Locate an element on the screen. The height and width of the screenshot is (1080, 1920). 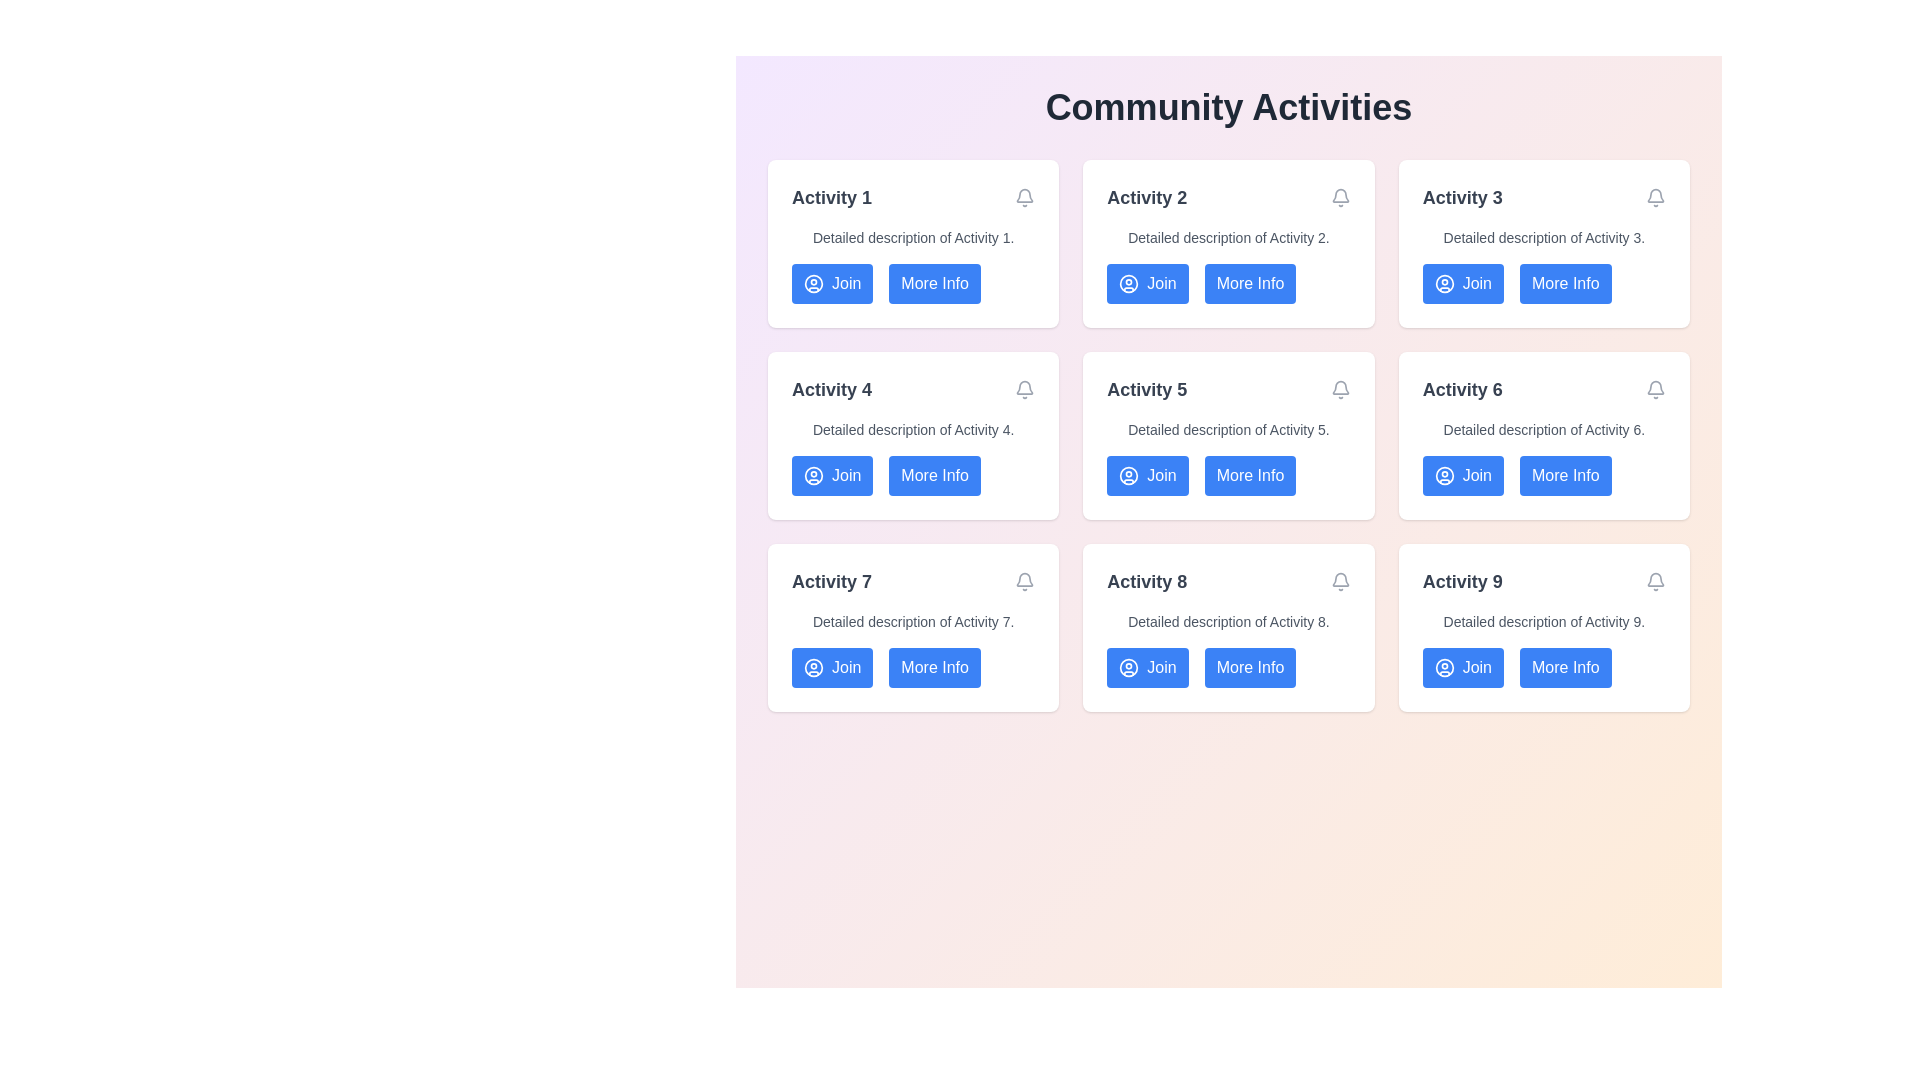
the 'Activity 1' text label element at the top-left corner of the first card in the grid layout to focus is located at coordinates (831, 197).